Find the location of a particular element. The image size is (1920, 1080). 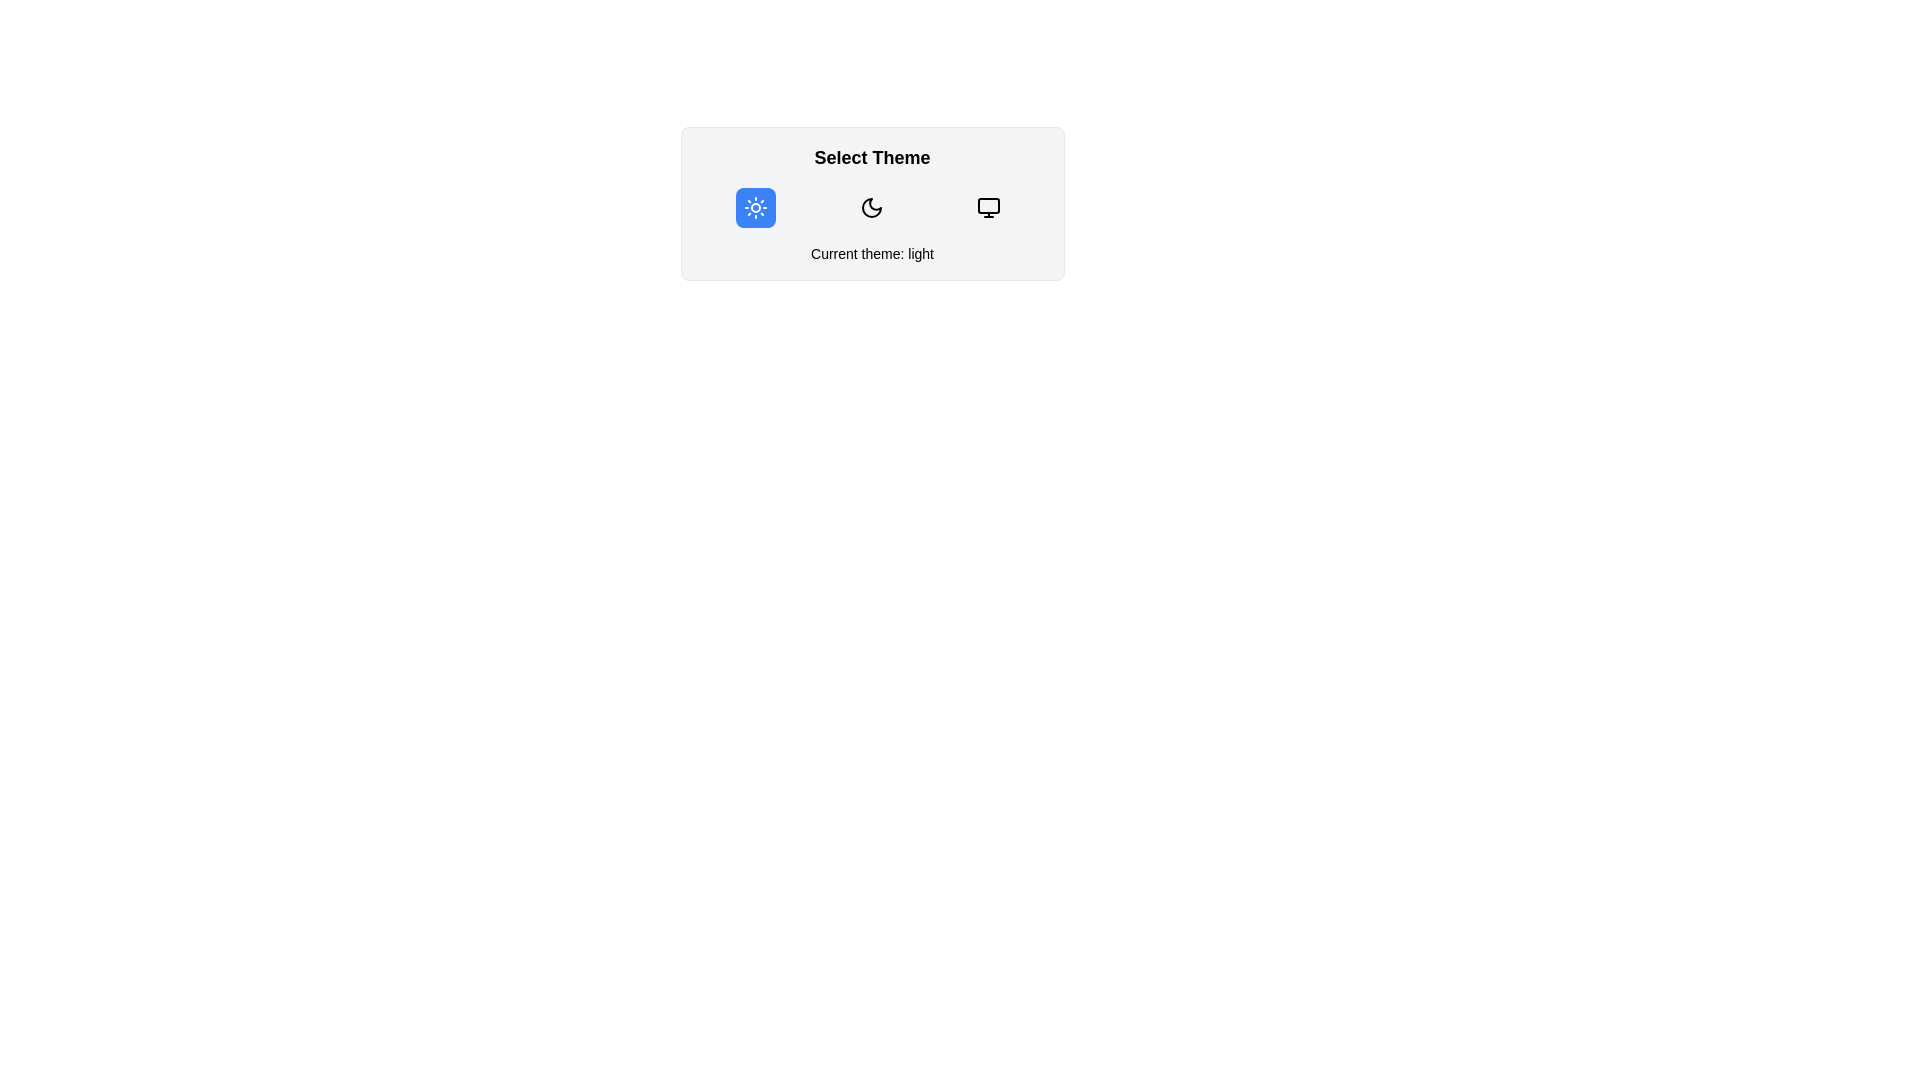

the dark mode theme selection button, which is the second icon in a group of three within the 'Select Theme' modal box is located at coordinates (872, 208).